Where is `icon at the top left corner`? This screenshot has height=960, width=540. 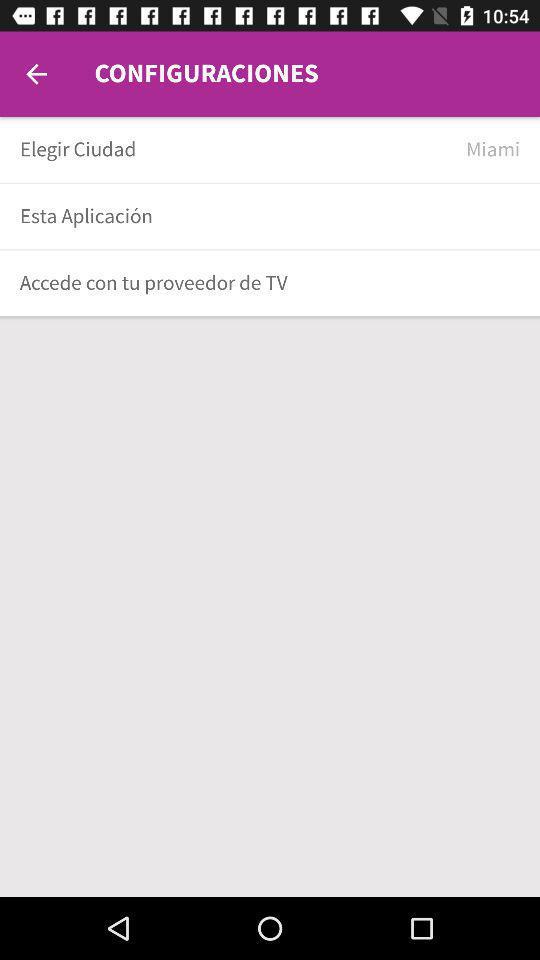
icon at the top left corner is located at coordinates (36, 74).